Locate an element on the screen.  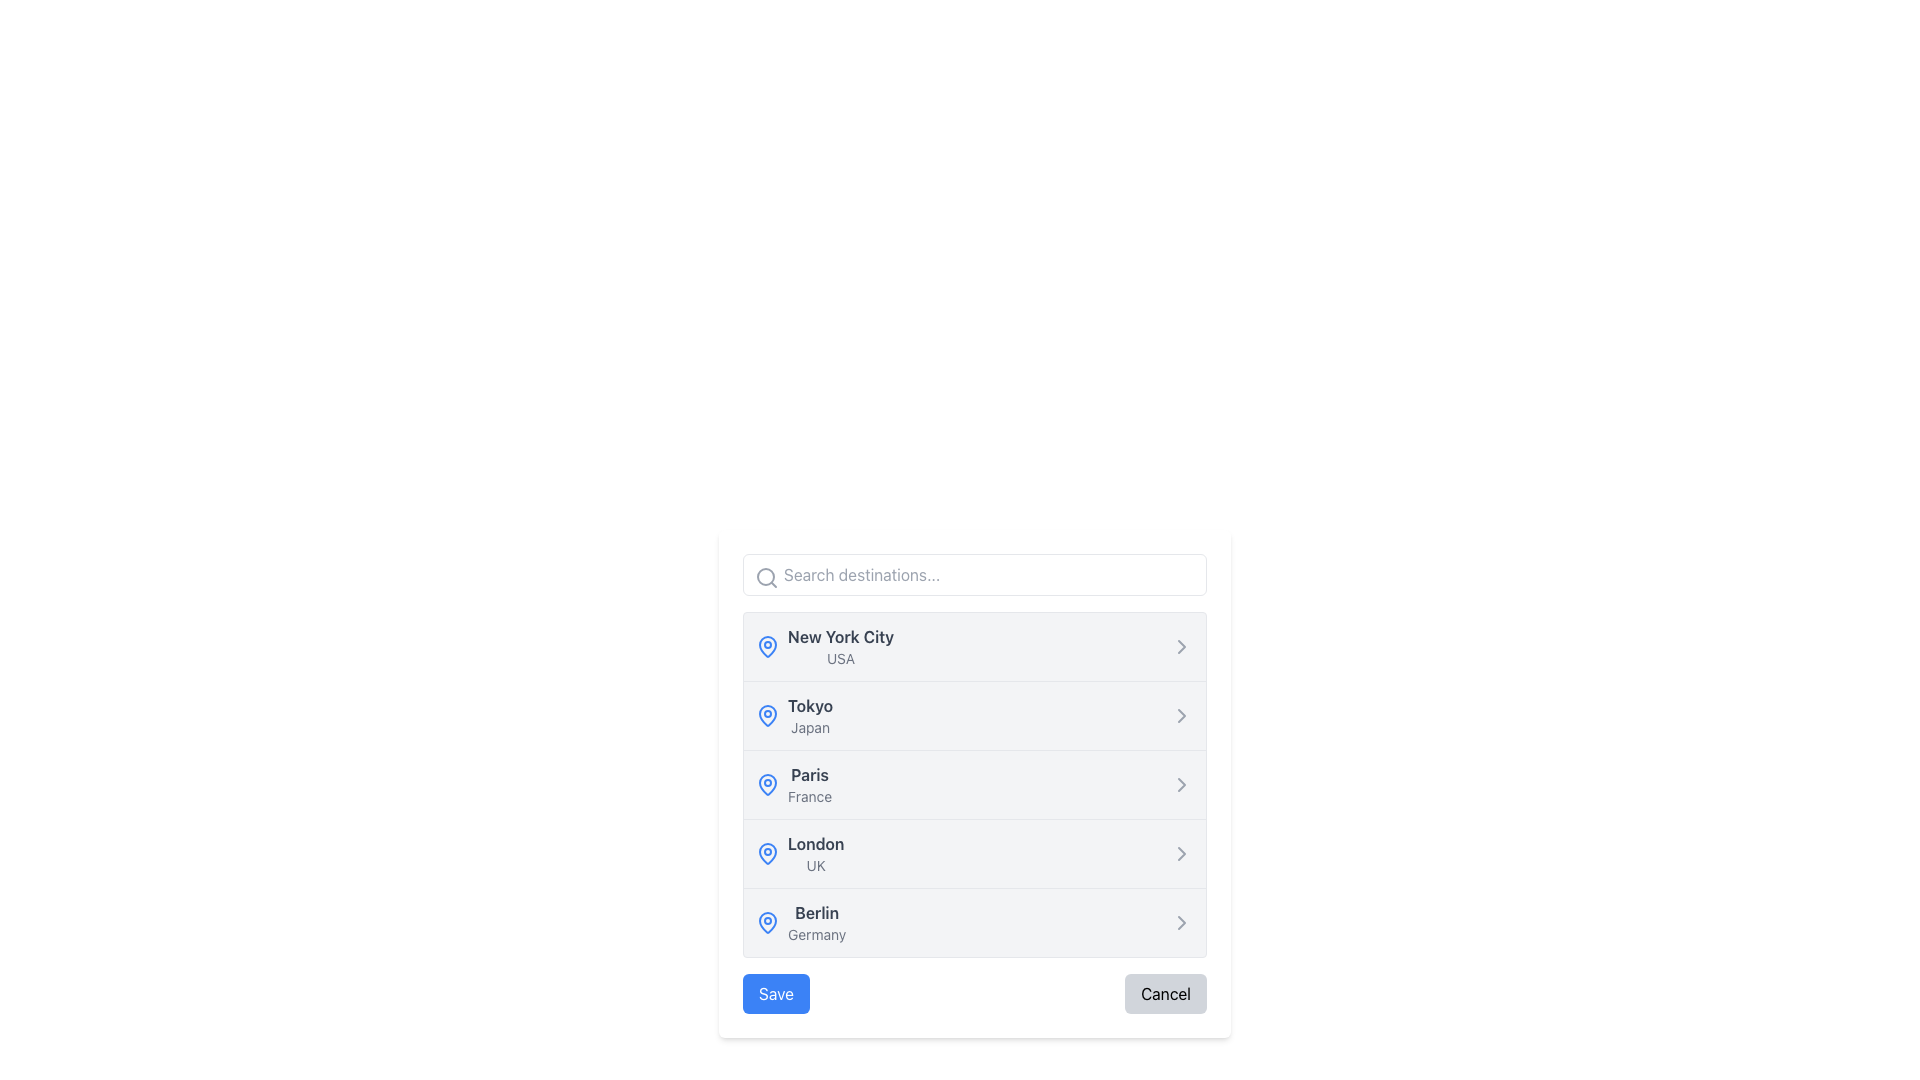
the visual indicator icon associated with the 'Berlin' list item in the selectable list, which is located at the leftmost section of the last item in the 'Germany' section is located at coordinates (767, 922).